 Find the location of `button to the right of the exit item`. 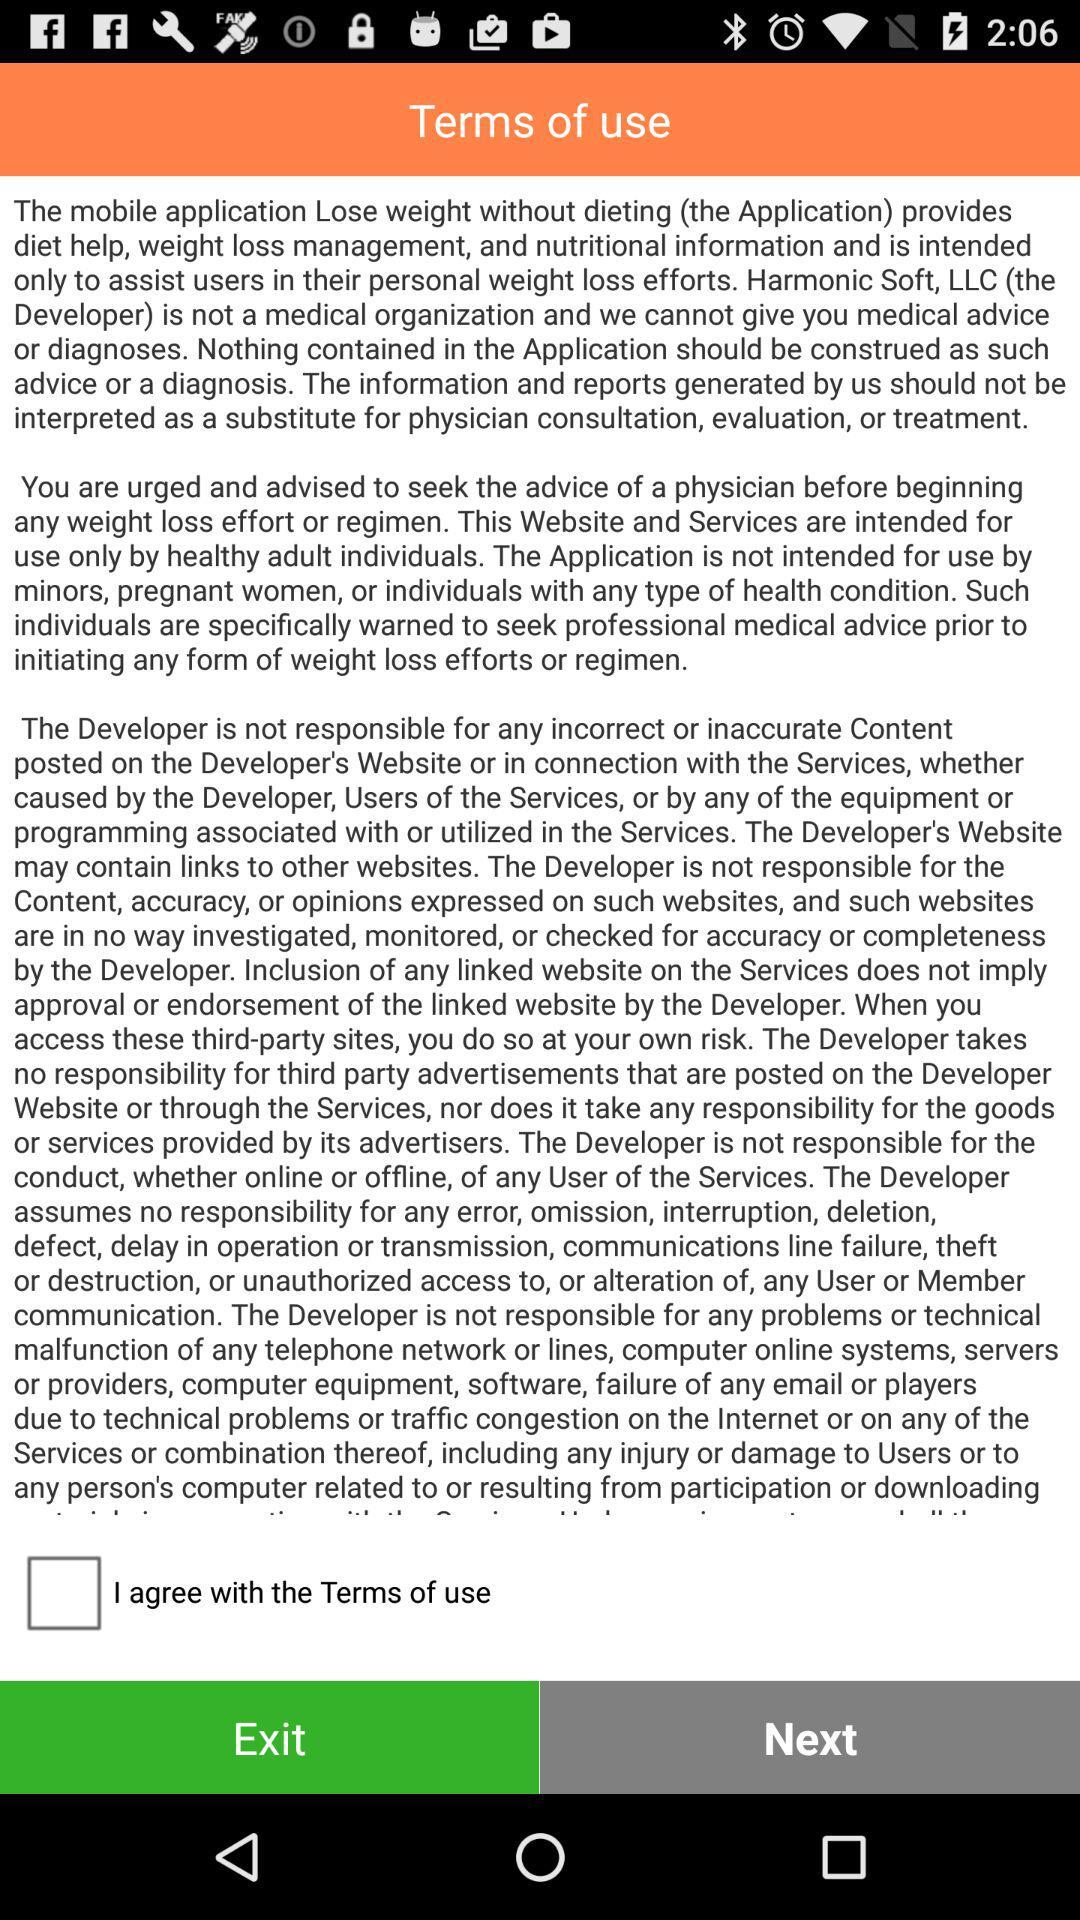

button to the right of the exit item is located at coordinates (810, 1736).